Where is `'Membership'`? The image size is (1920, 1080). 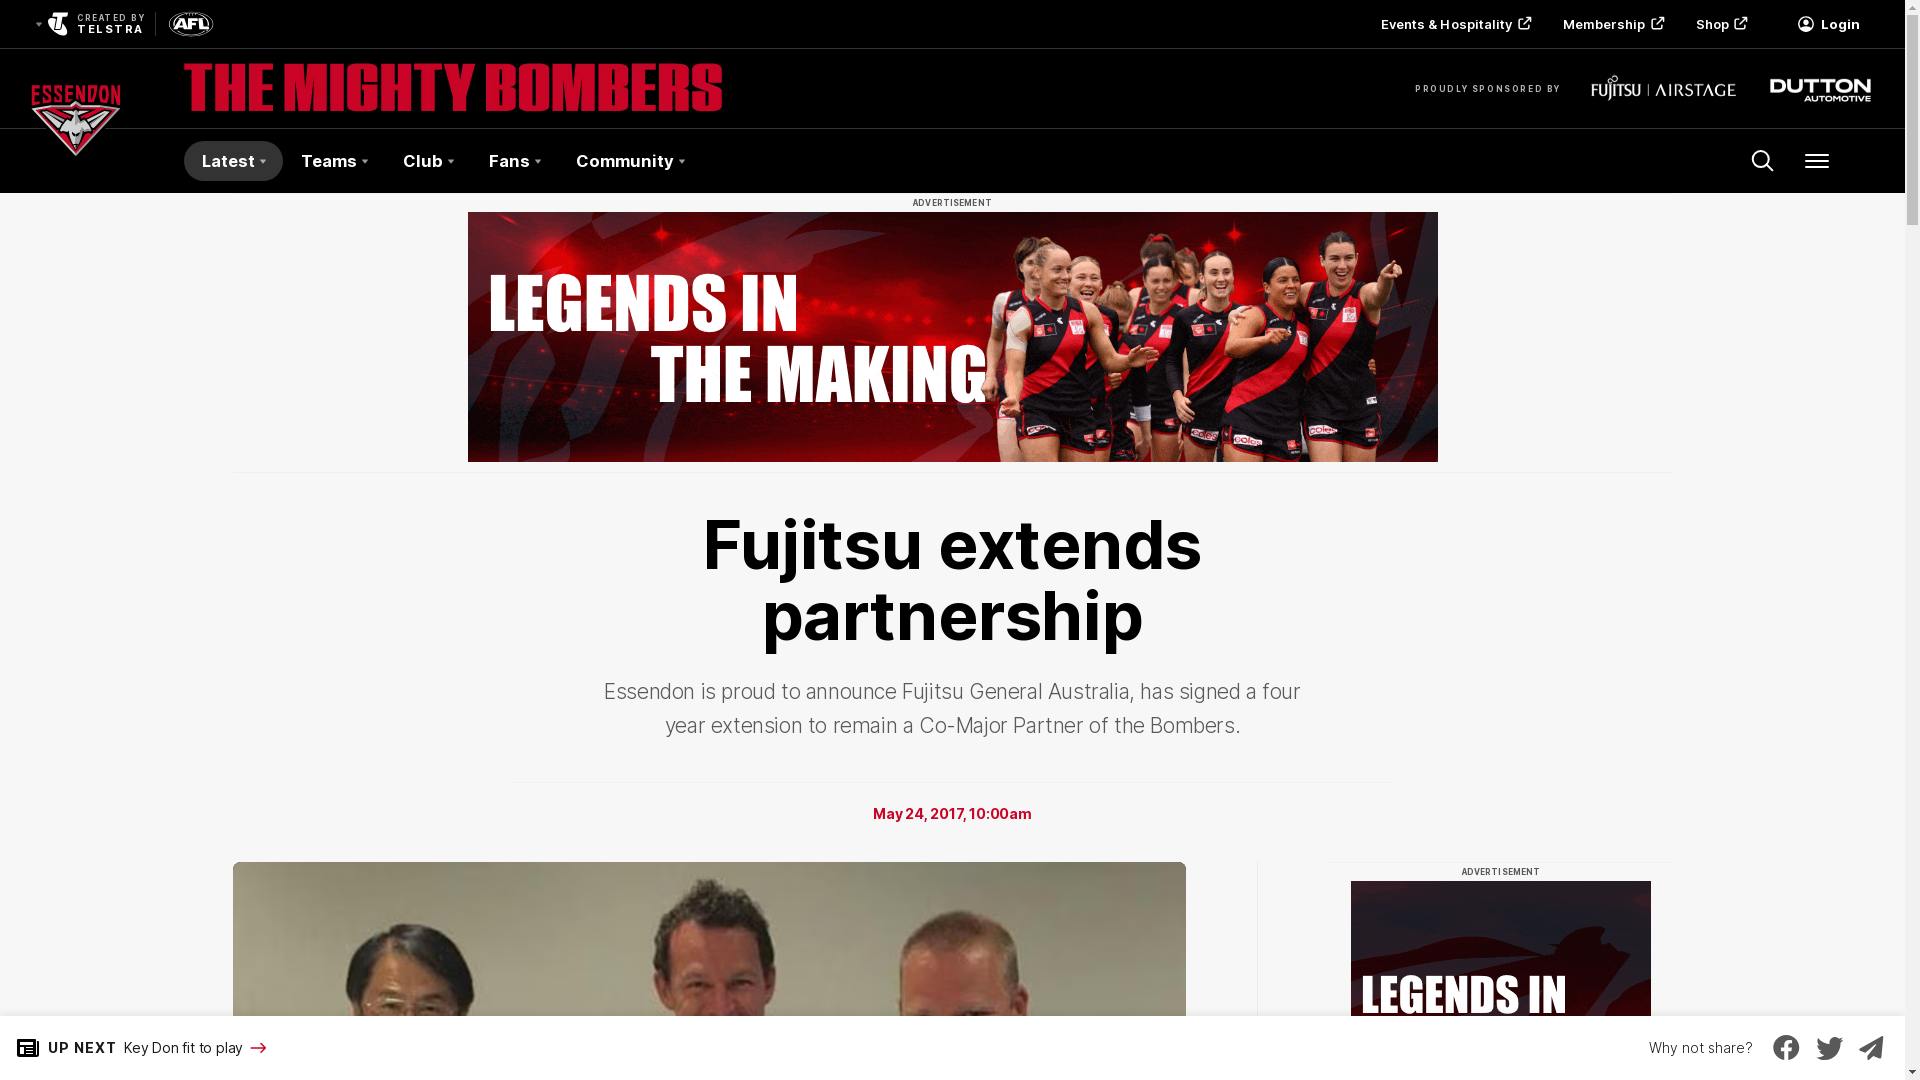
'Membership' is located at coordinates (1544, 23).